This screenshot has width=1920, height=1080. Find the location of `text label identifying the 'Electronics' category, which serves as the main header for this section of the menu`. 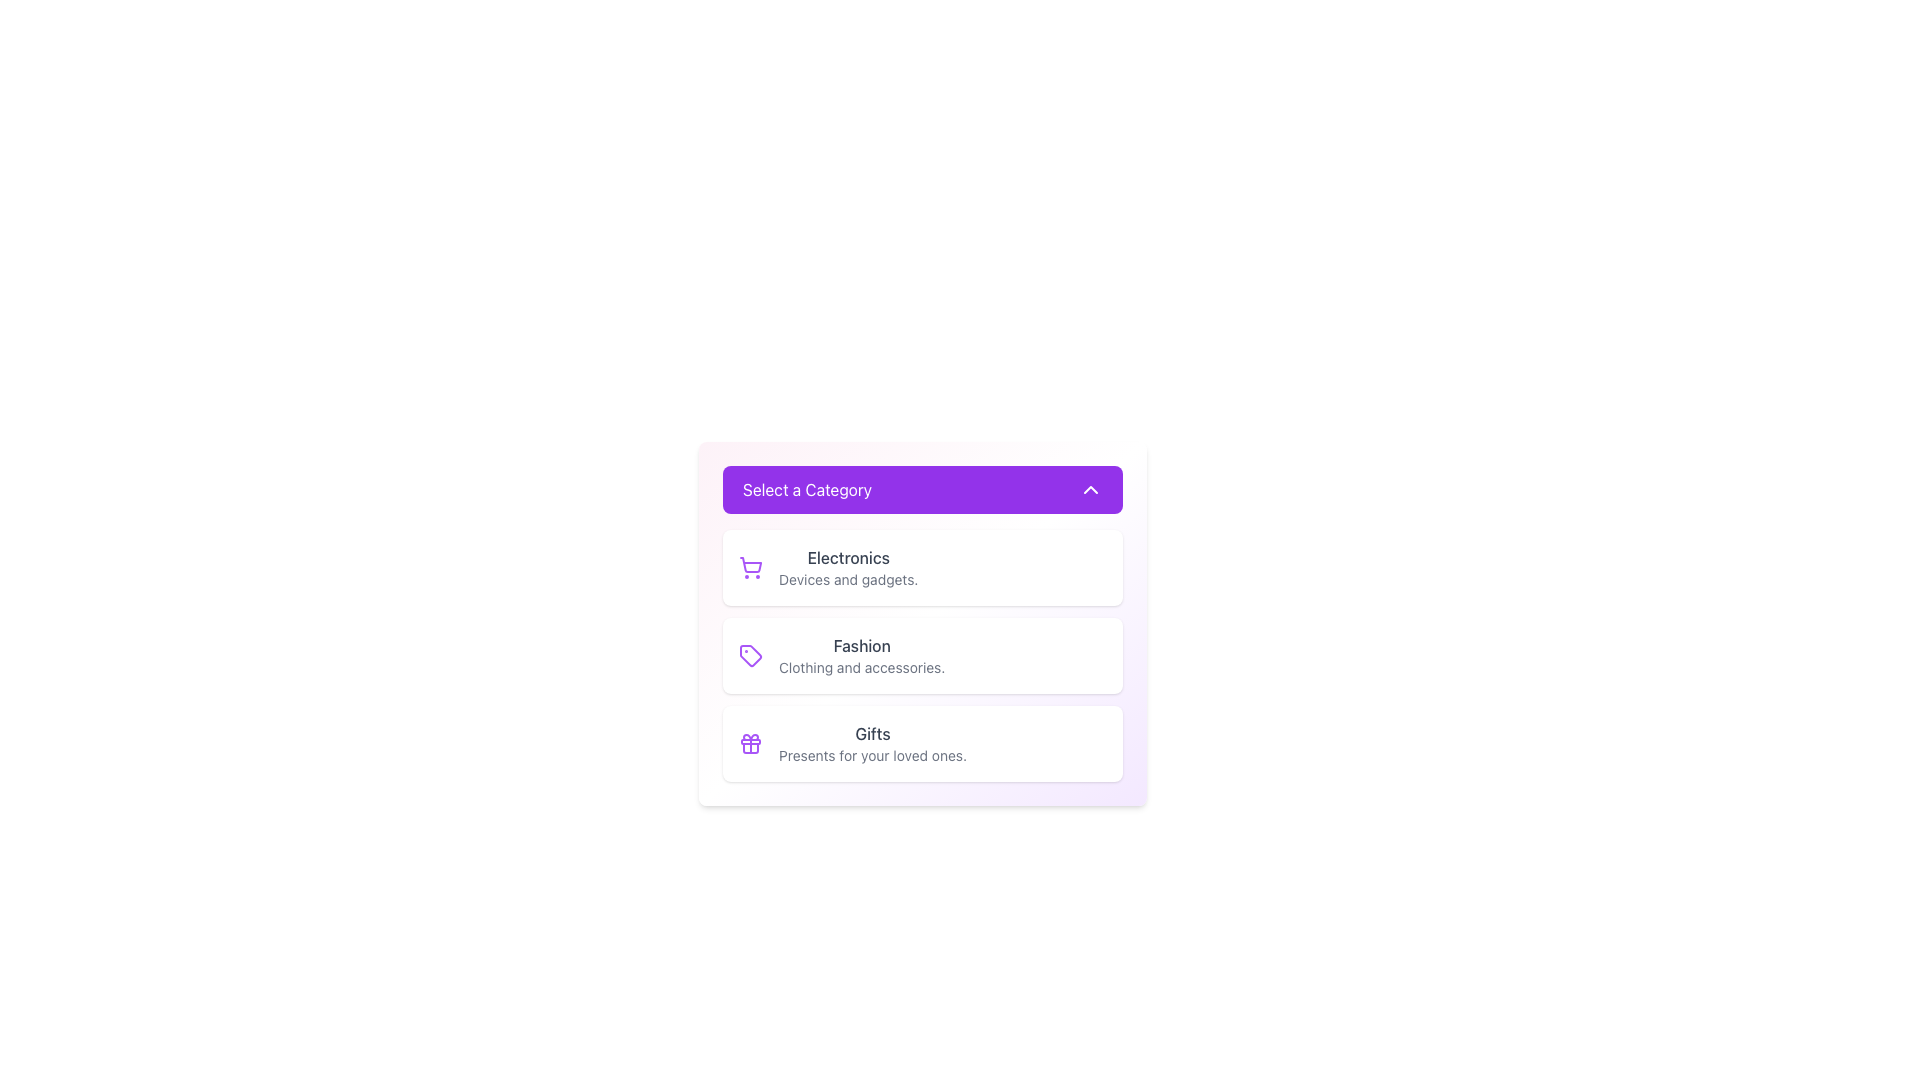

text label identifying the 'Electronics' category, which serves as the main header for this section of the menu is located at coordinates (848, 558).